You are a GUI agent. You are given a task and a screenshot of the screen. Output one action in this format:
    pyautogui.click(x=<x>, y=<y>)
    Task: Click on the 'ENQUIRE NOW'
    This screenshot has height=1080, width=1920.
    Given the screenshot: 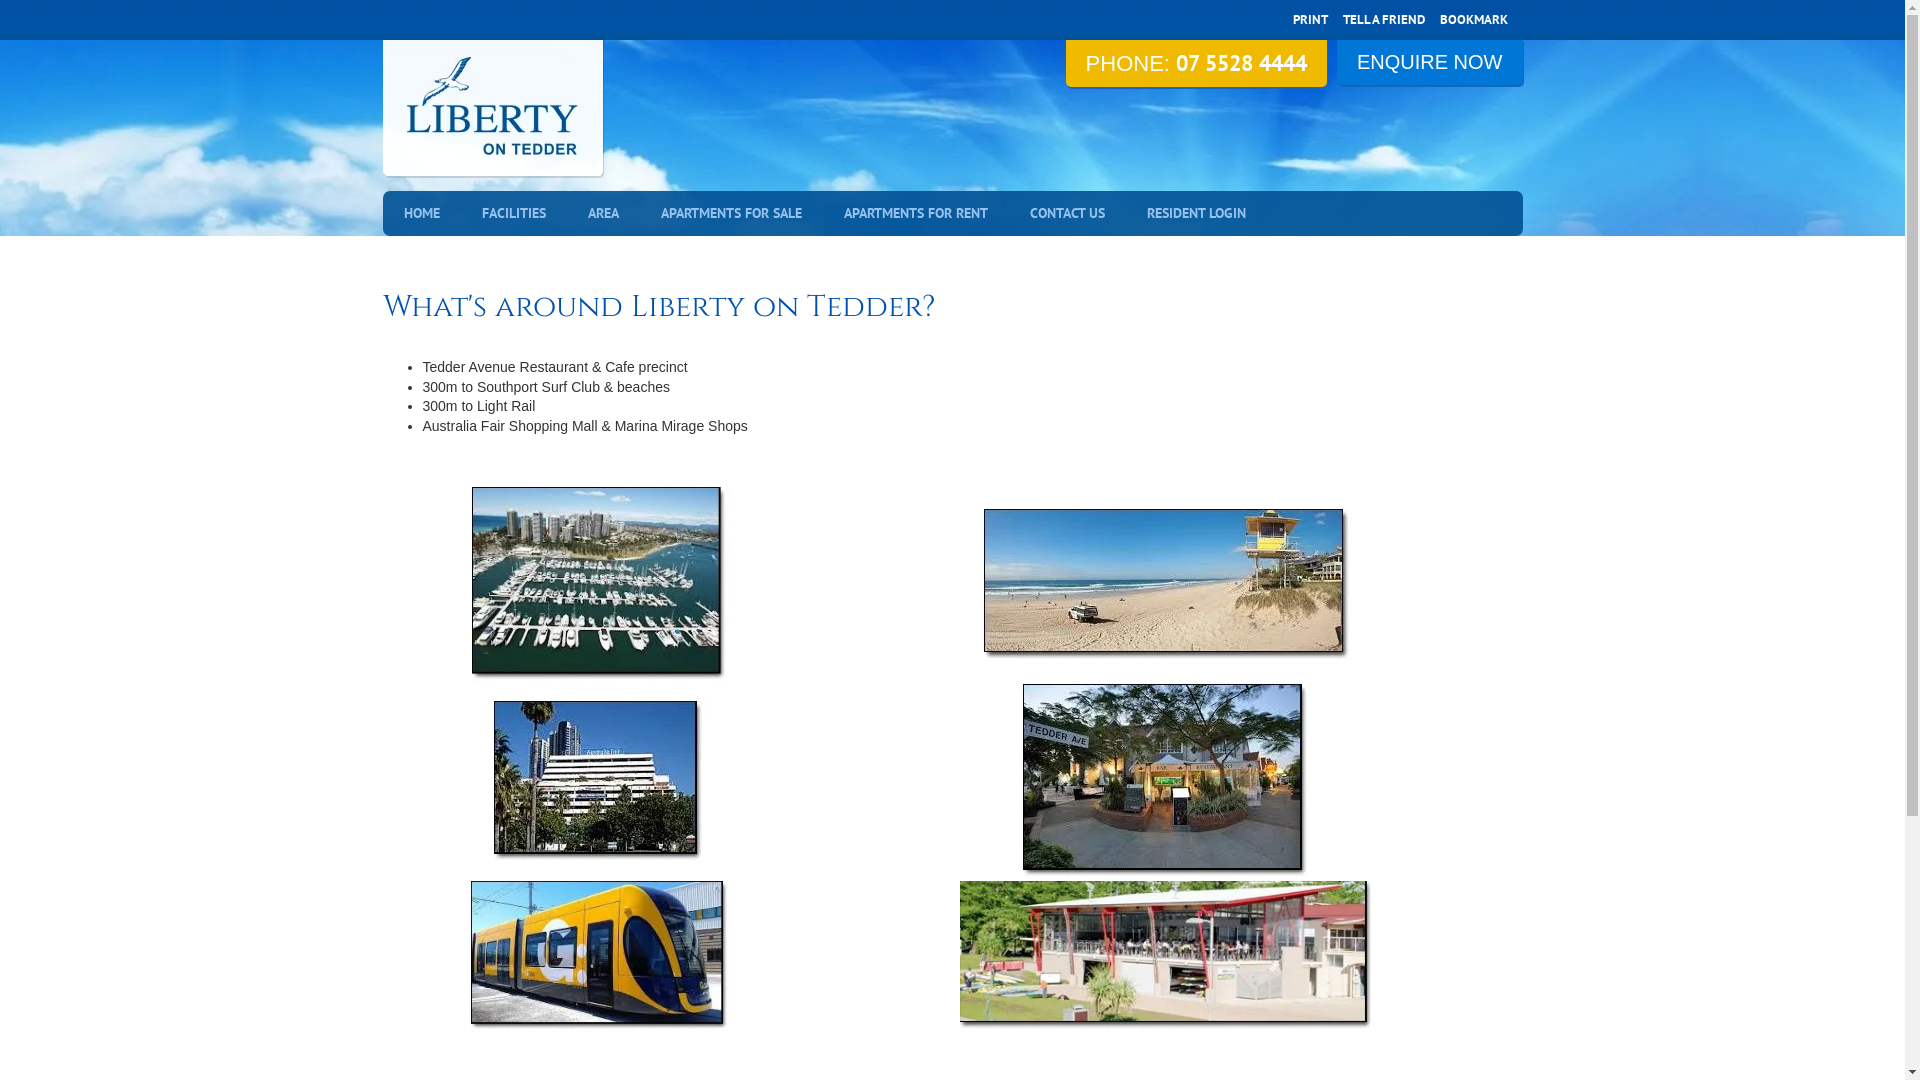 What is the action you would take?
    pyautogui.click(x=1429, y=61)
    